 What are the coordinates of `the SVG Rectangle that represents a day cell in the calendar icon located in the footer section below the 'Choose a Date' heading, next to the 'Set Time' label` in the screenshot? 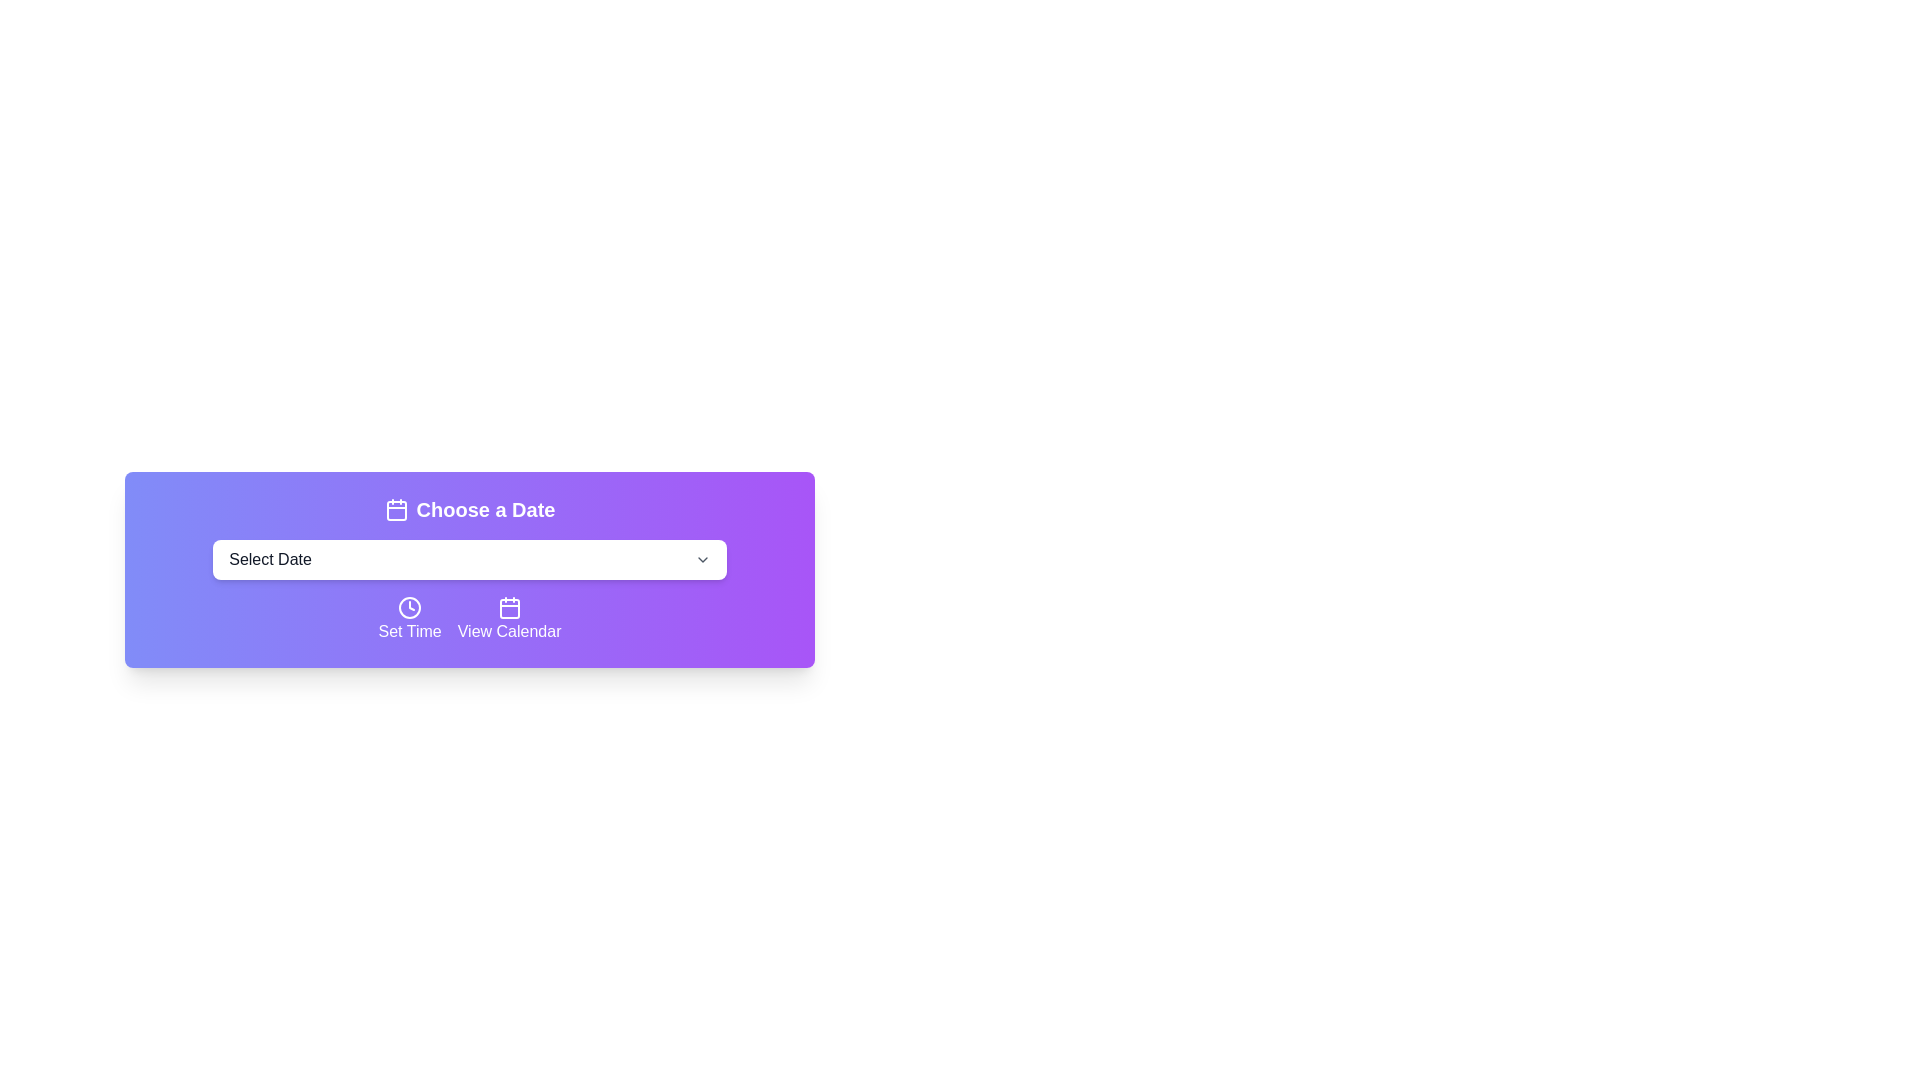 It's located at (509, 608).